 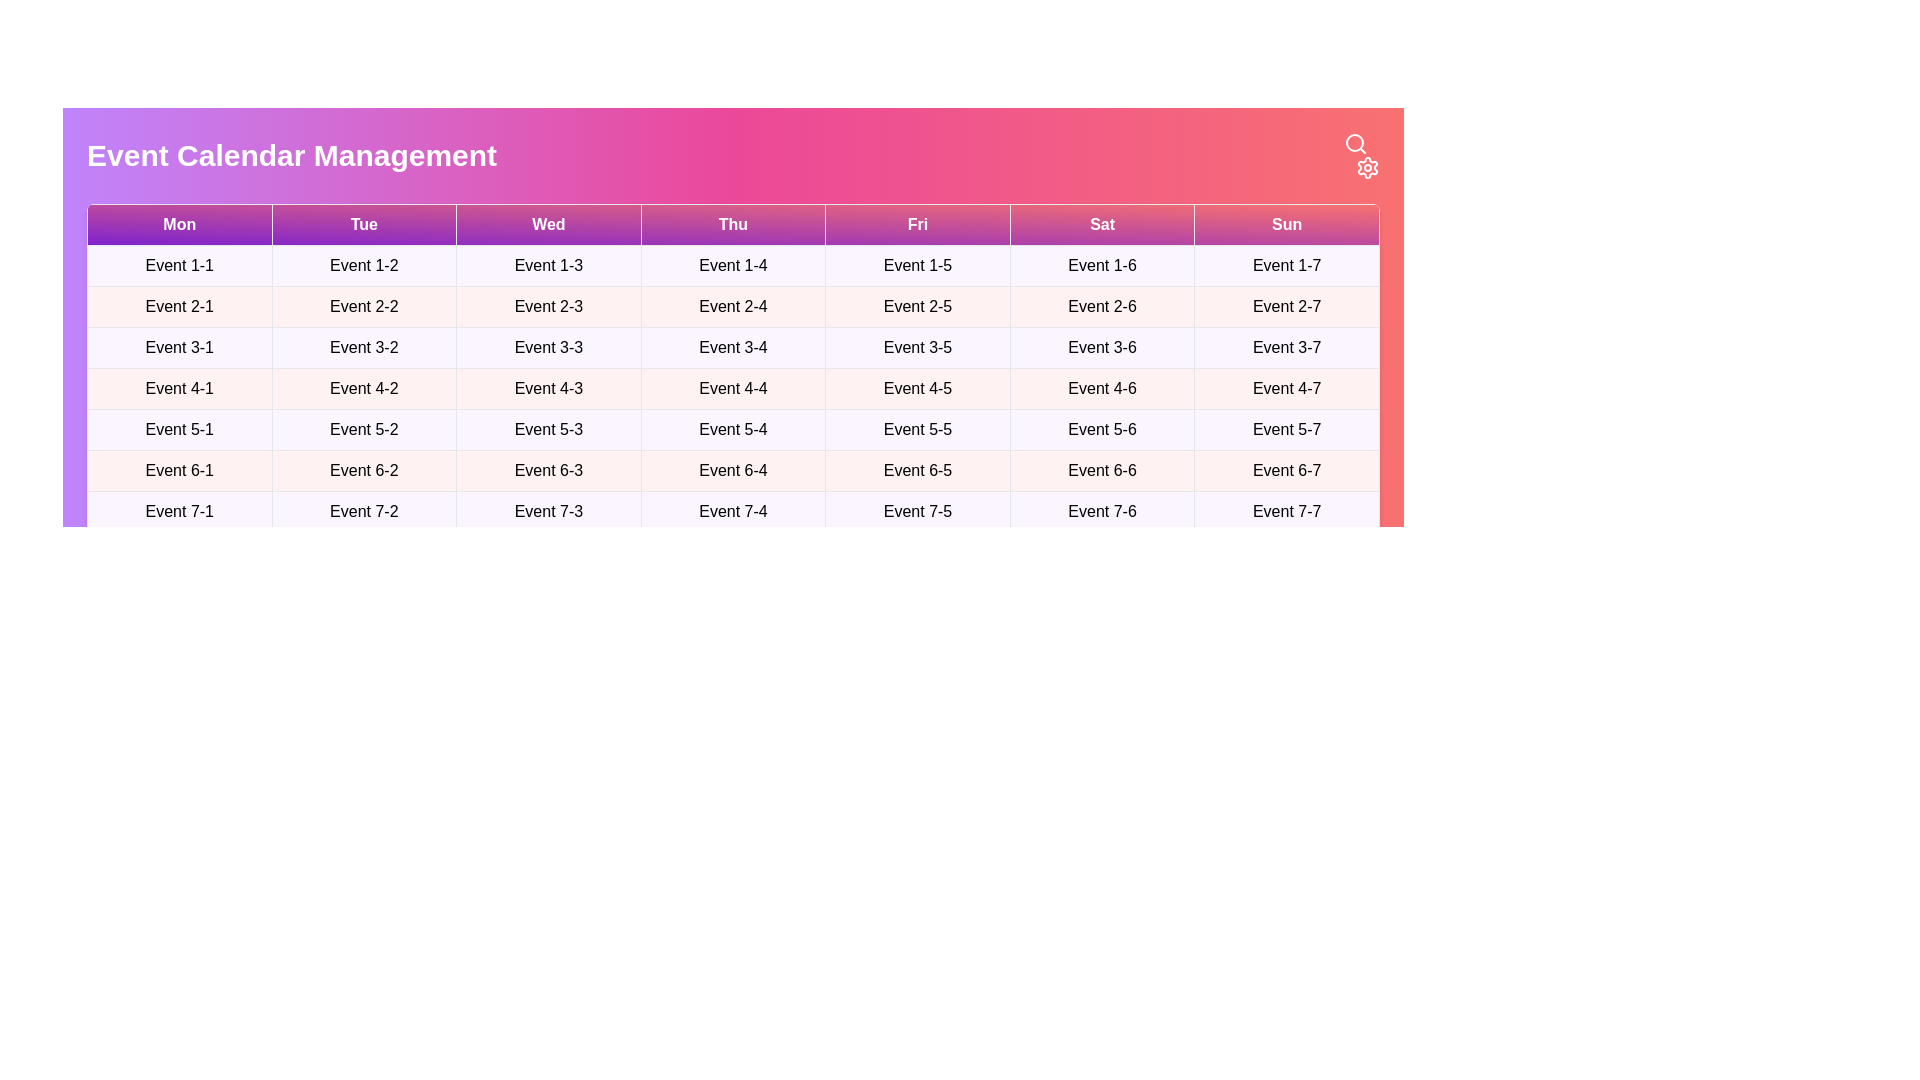 What do you see at coordinates (732, 224) in the screenshot?
I see `the table header corresponding to Thu` at bounding box center [732, 224].